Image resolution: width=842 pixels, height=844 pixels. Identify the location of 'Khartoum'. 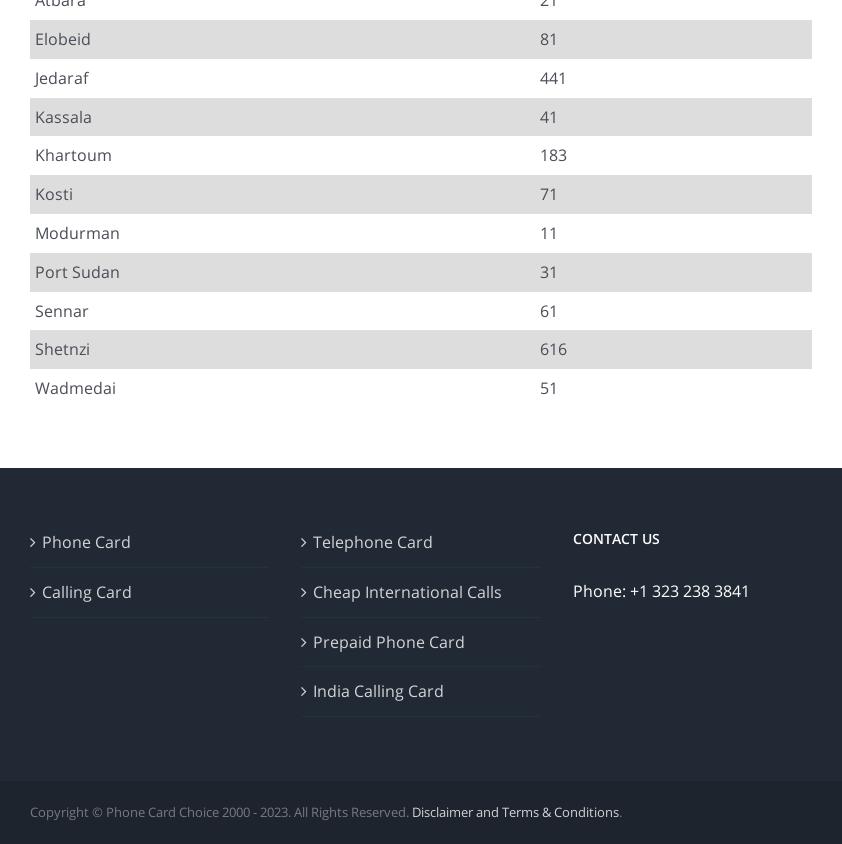
(34, 154).